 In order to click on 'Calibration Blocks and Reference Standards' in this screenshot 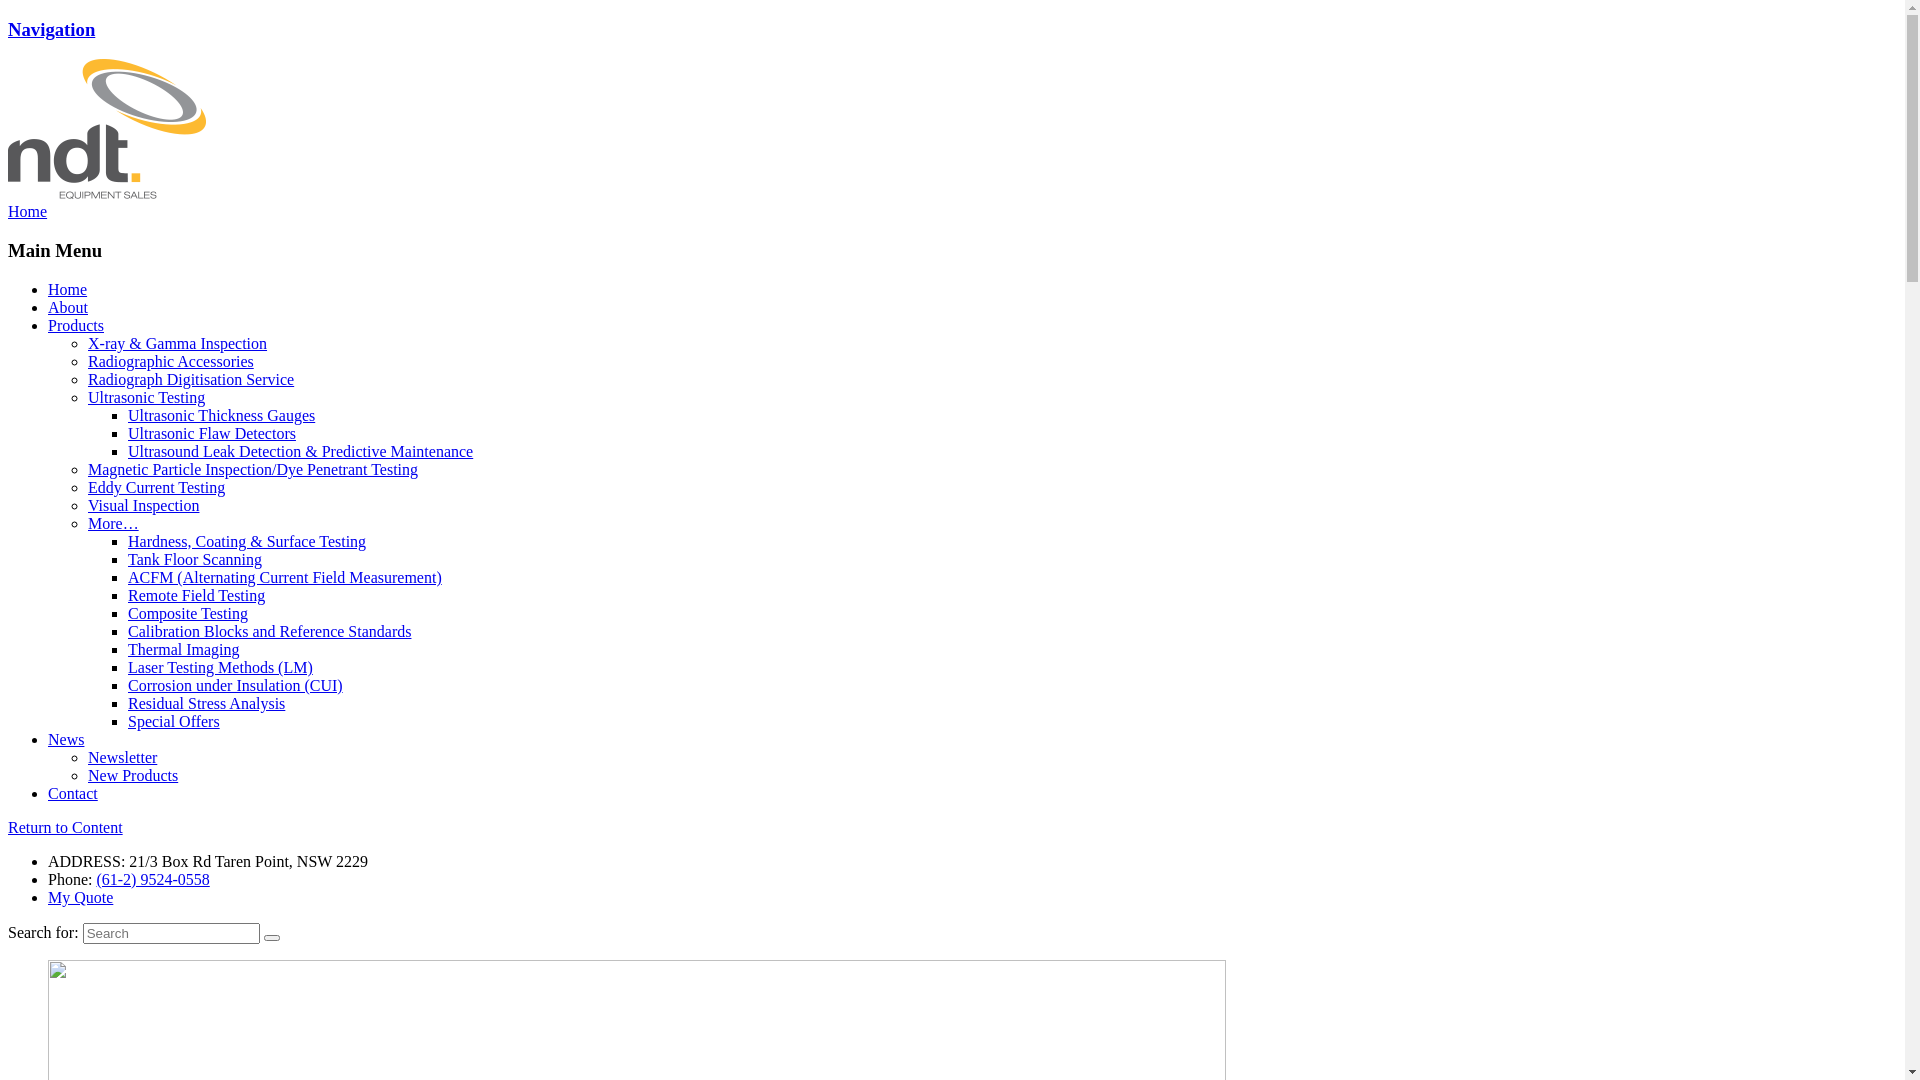, I will do `click(268, 631)`.